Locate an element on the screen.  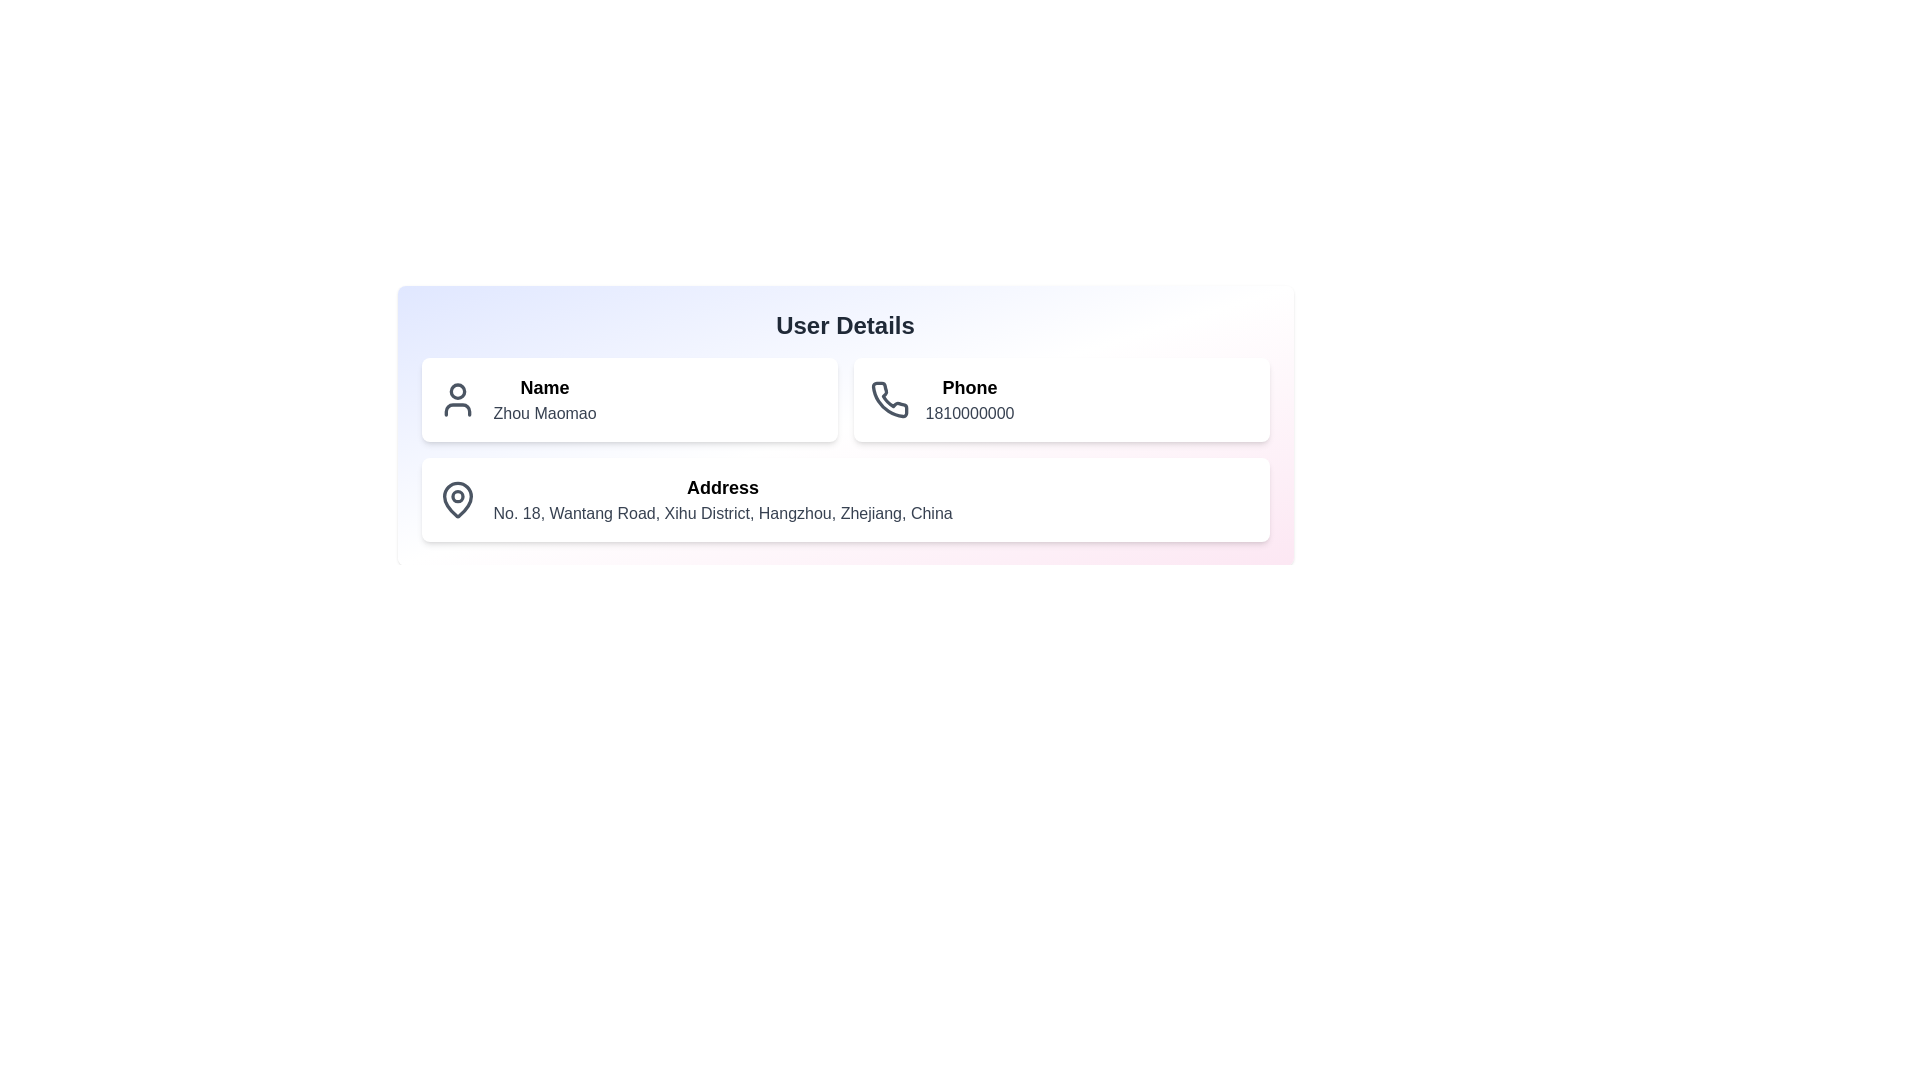
the 'User Details' text header, which is a large, bold, dark gray centered text element with a gradient background, positioned at the top center of the user information section is located at coordinates (845, 325).